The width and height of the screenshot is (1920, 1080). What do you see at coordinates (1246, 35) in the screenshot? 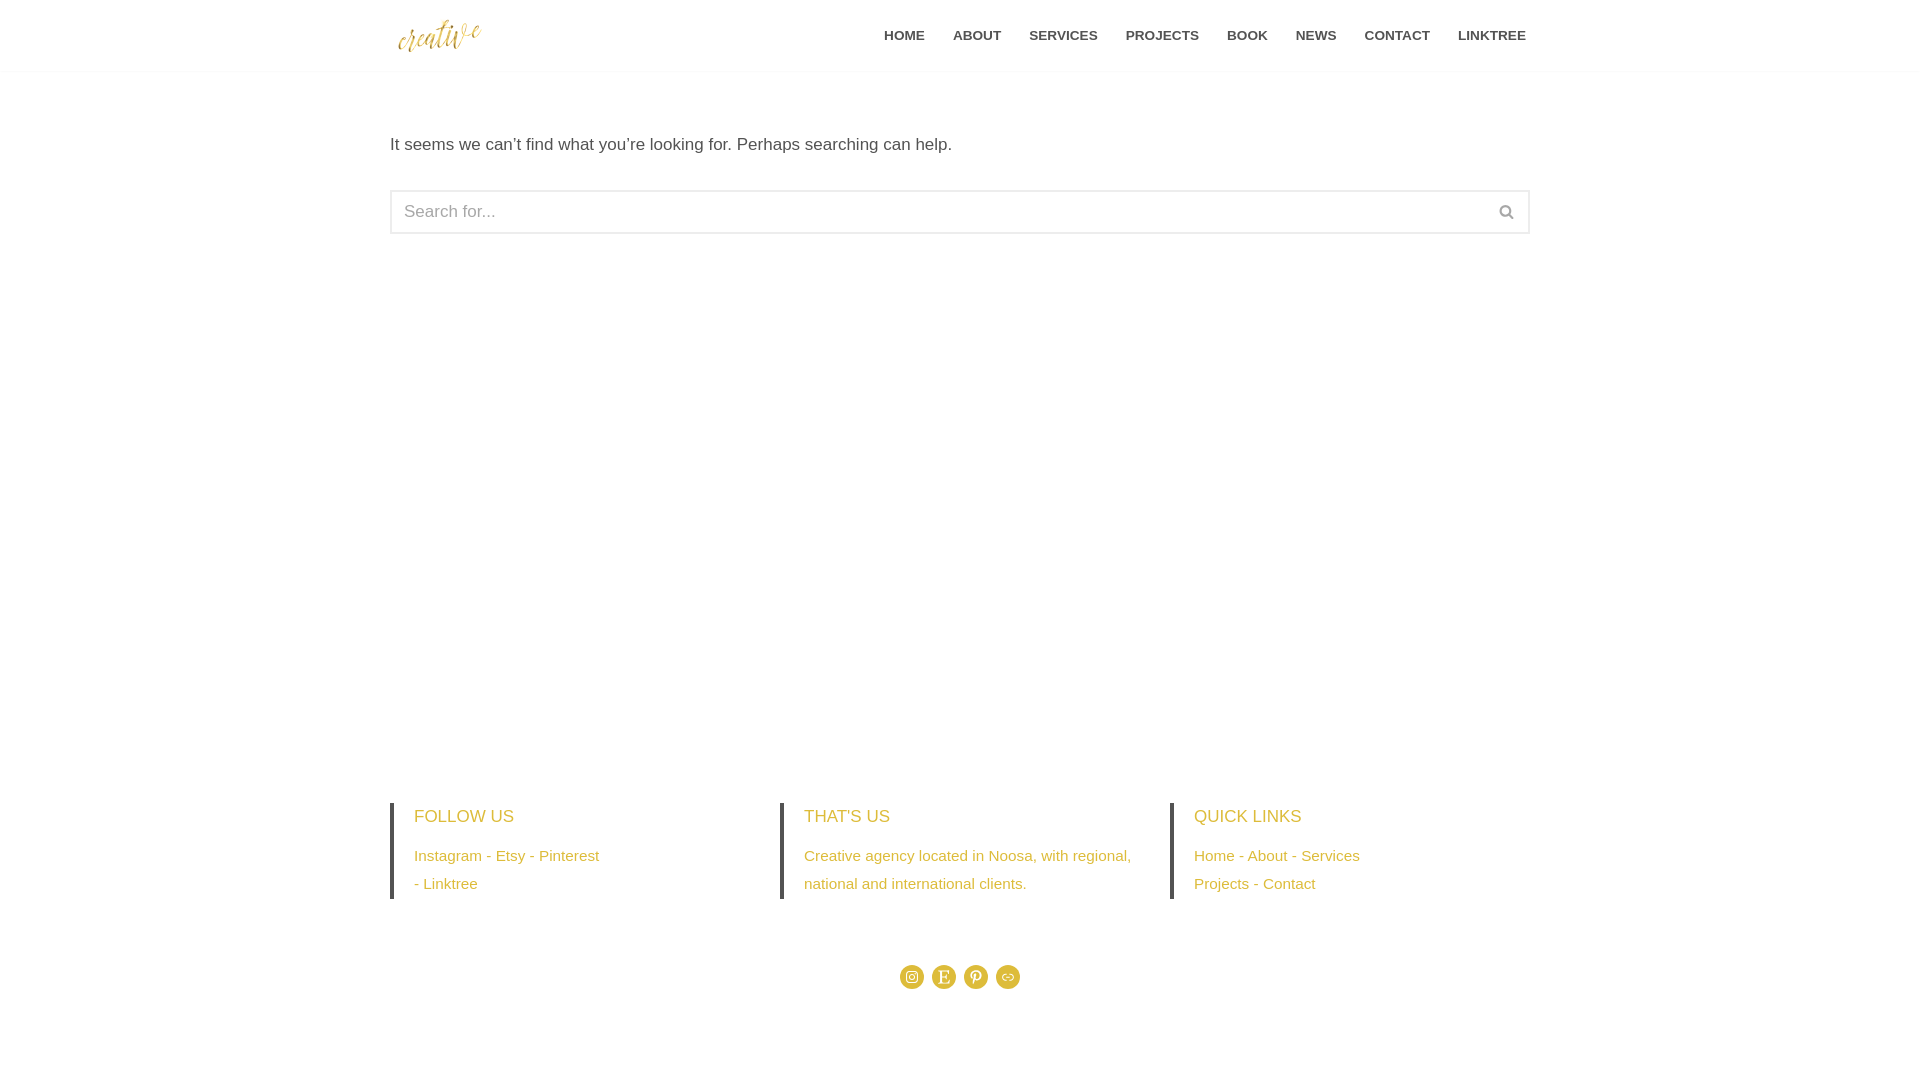
I see `'BOOK'` at bounding box center [1246, 35].